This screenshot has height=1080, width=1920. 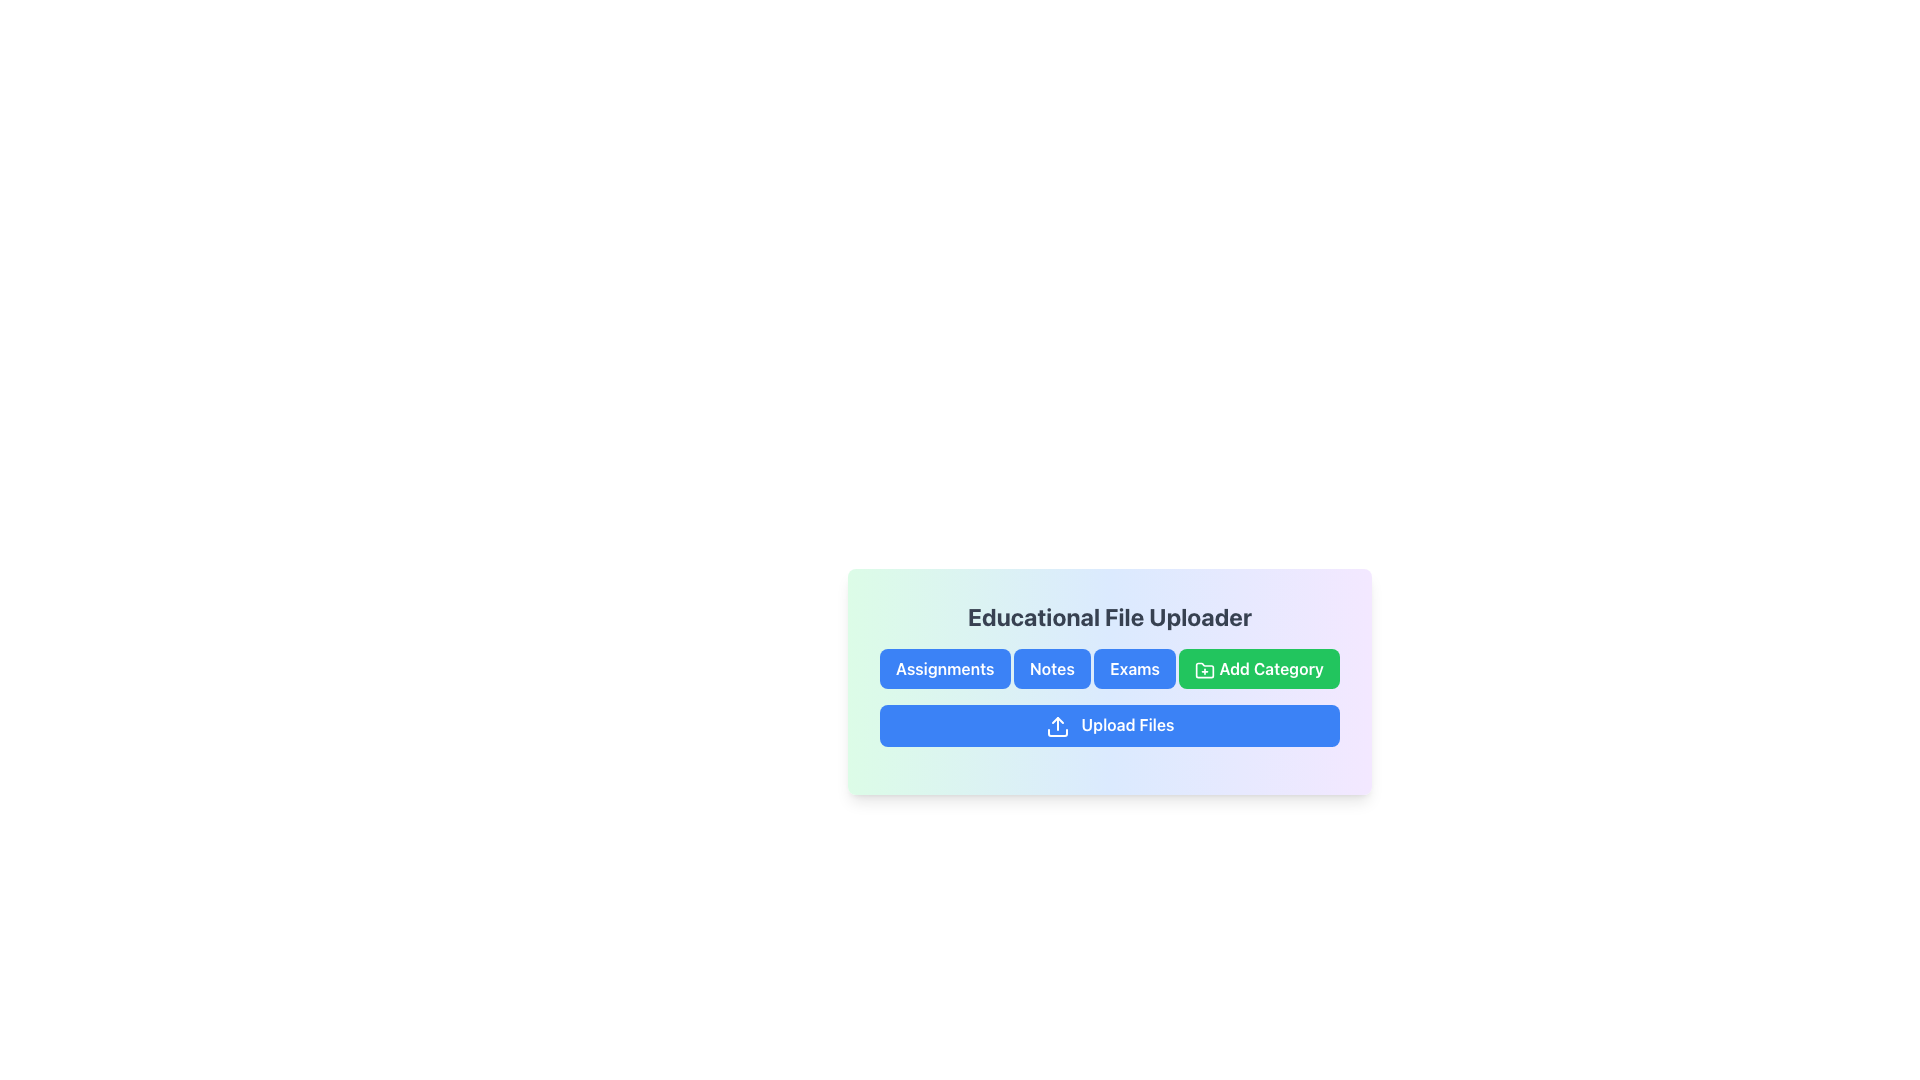 What do you see at coordinates (1108, 668) in the screenshot?
I see `the 'Exams' button, which has a blue background and white text, positioned between the 'Notes' and 'Add Category' buttons in the Educational File Uploader section` at bounding box center [1108, 668].